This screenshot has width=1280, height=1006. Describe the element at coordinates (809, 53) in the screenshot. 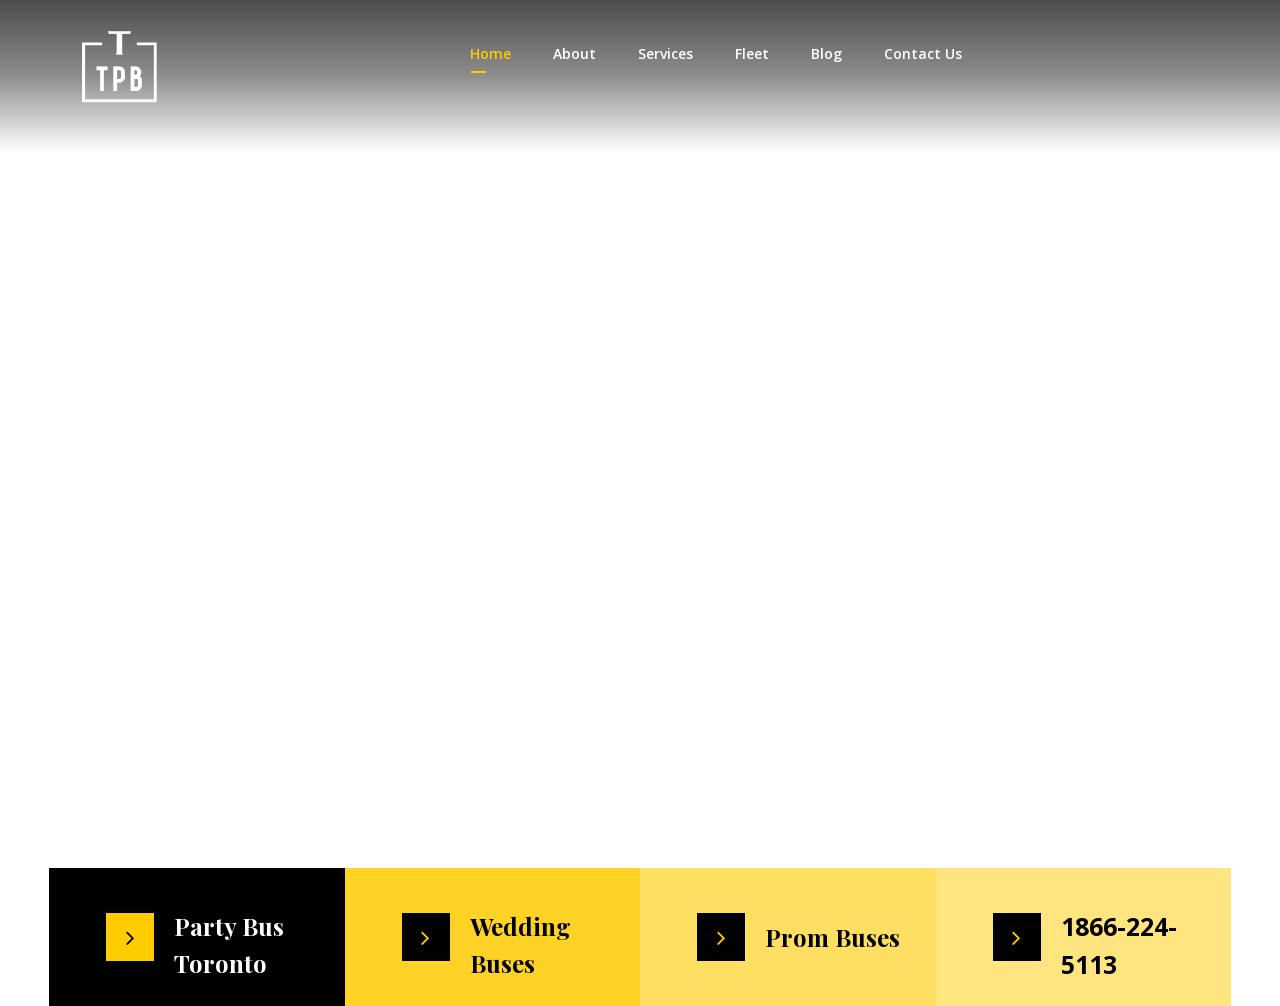

I see `'Blog'` at that location.